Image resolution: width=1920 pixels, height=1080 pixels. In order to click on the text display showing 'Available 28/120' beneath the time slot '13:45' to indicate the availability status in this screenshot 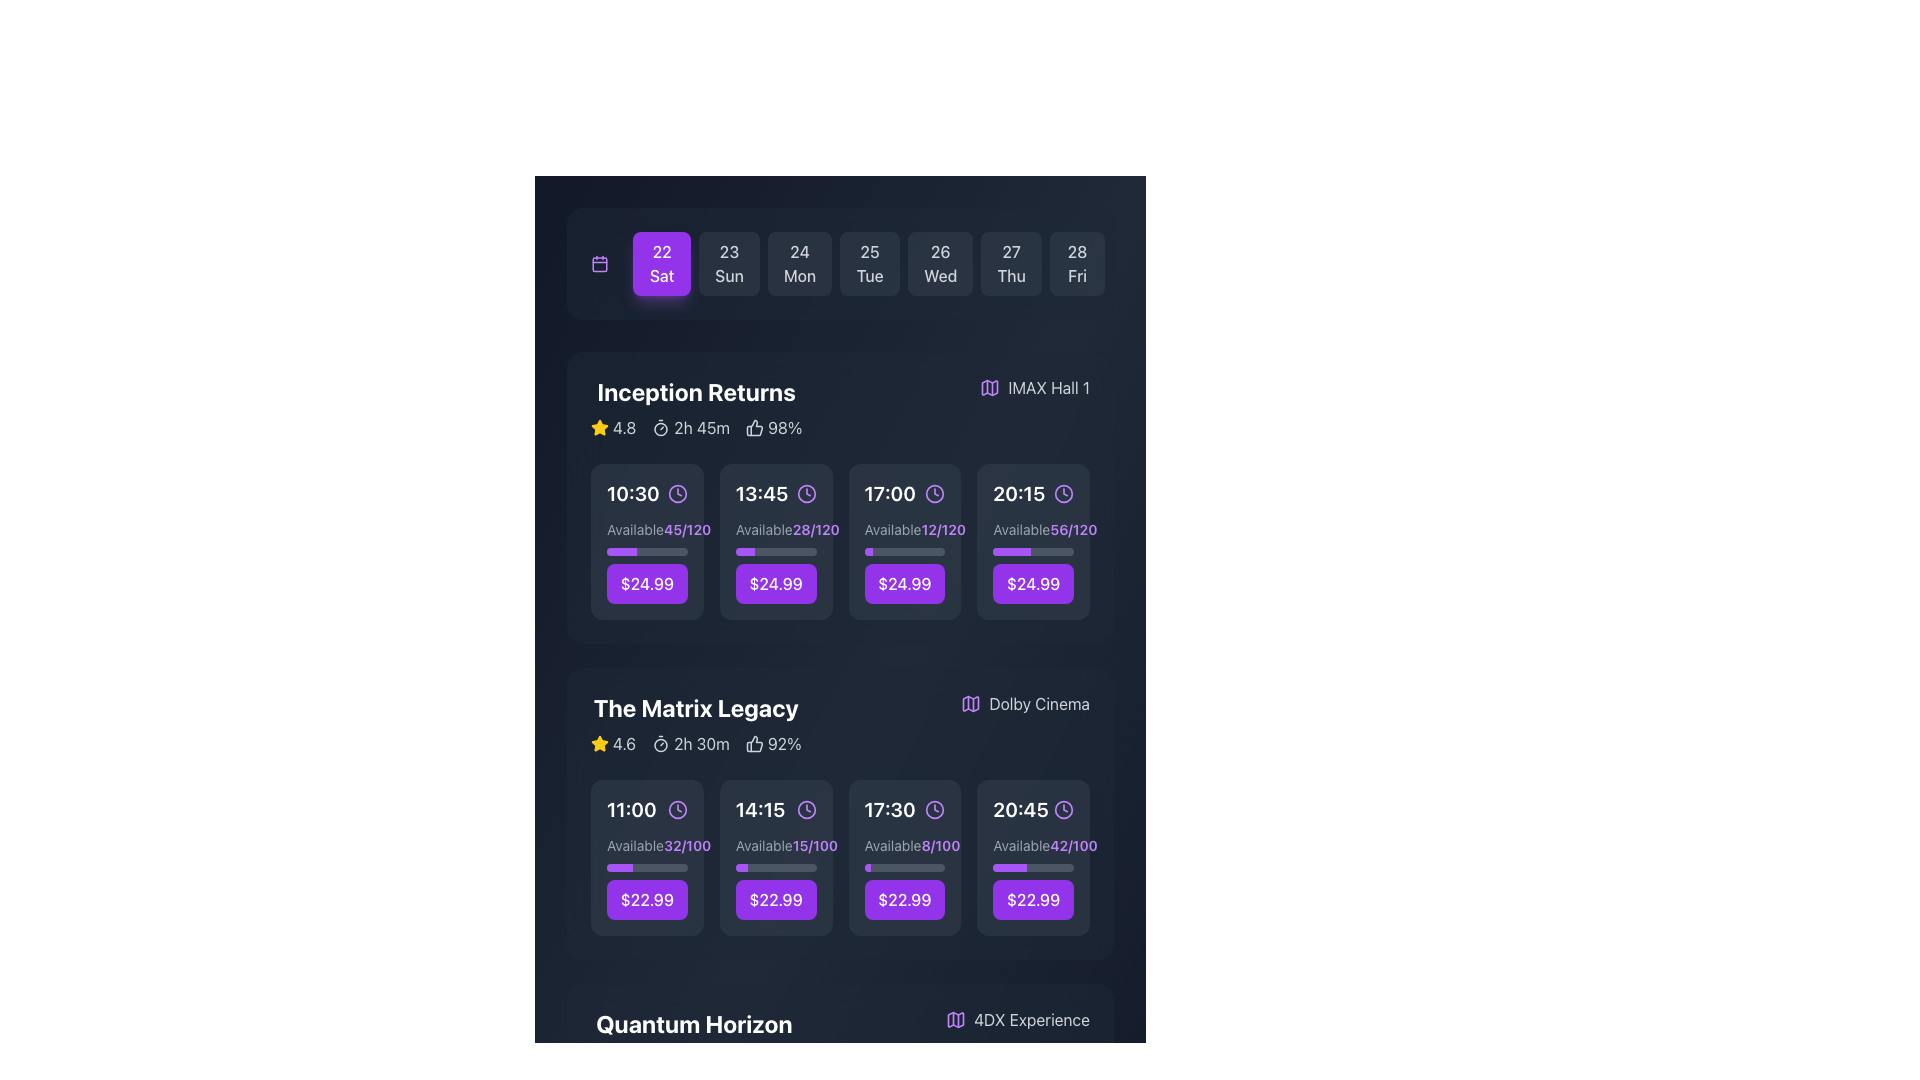, I will do `click(775, 528)`.